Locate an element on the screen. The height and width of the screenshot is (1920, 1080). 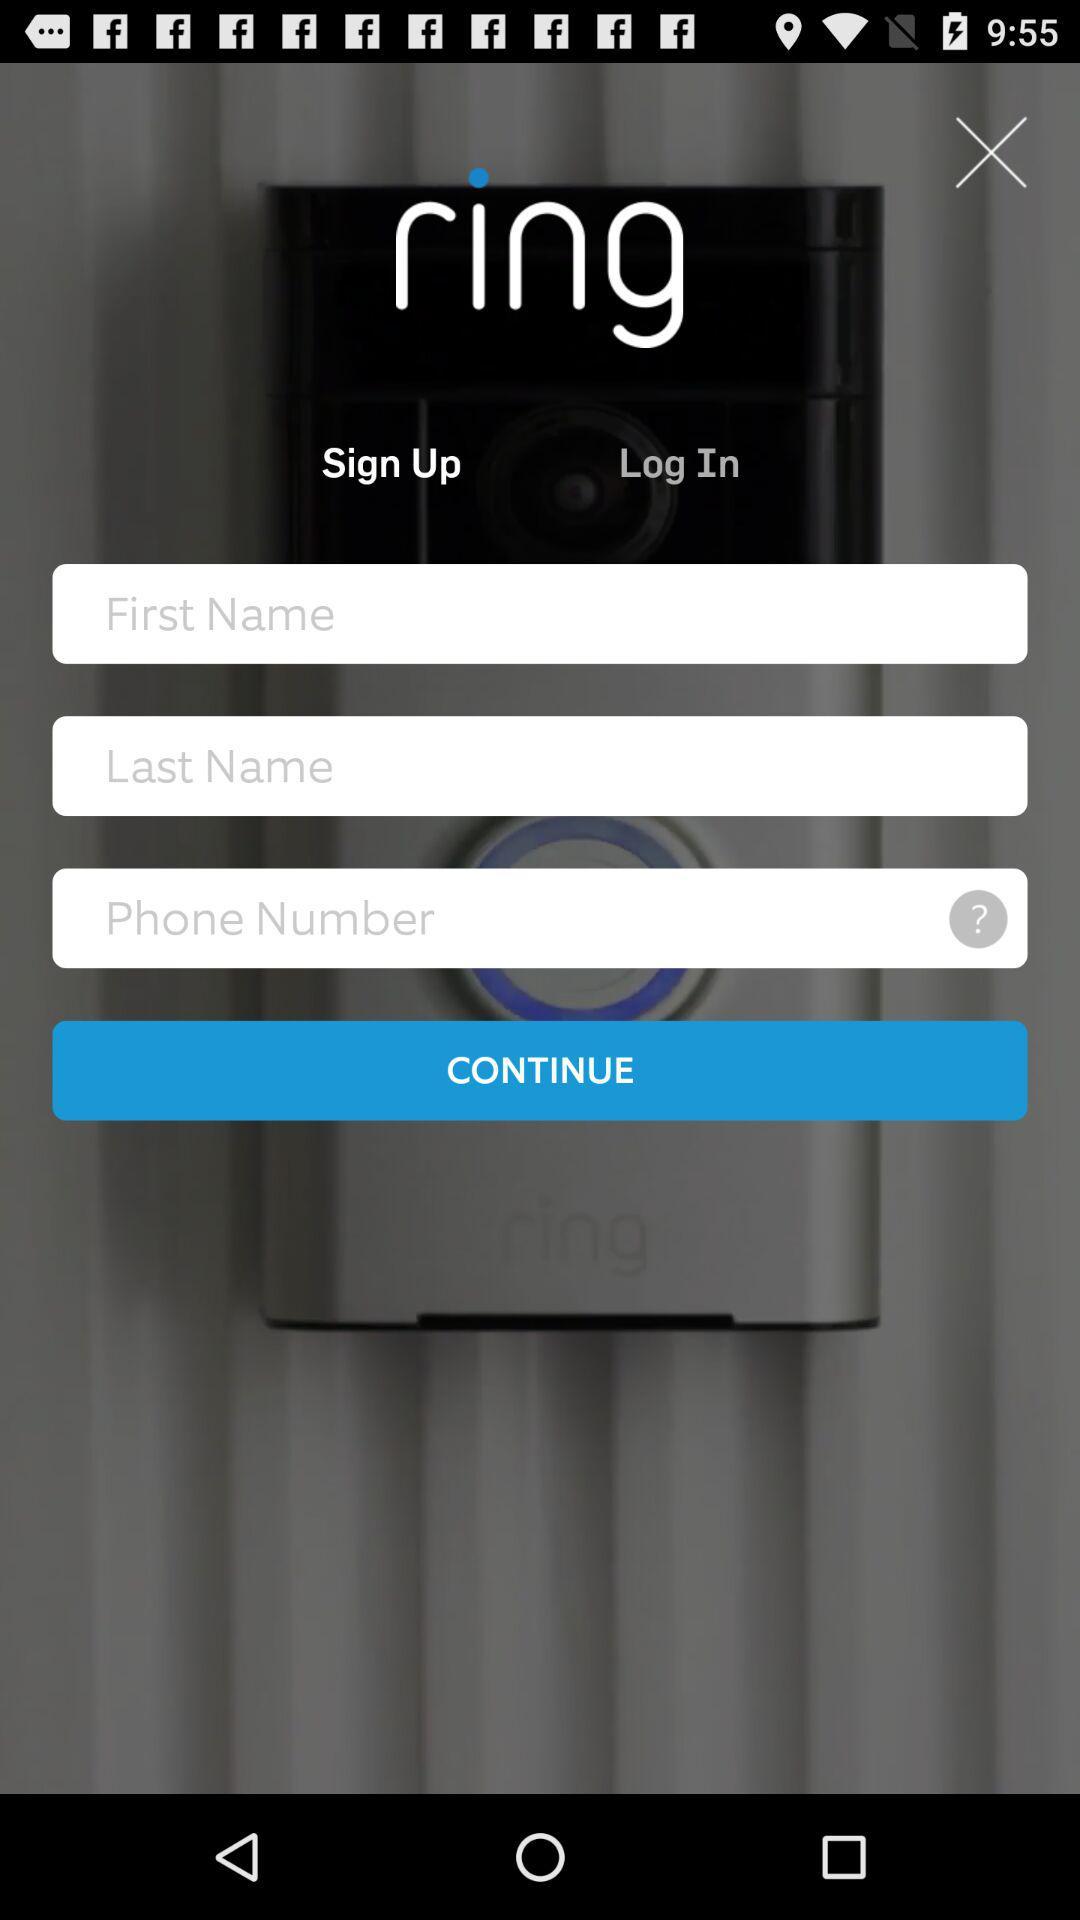
the continue item is located at coordinates (540, 1069).